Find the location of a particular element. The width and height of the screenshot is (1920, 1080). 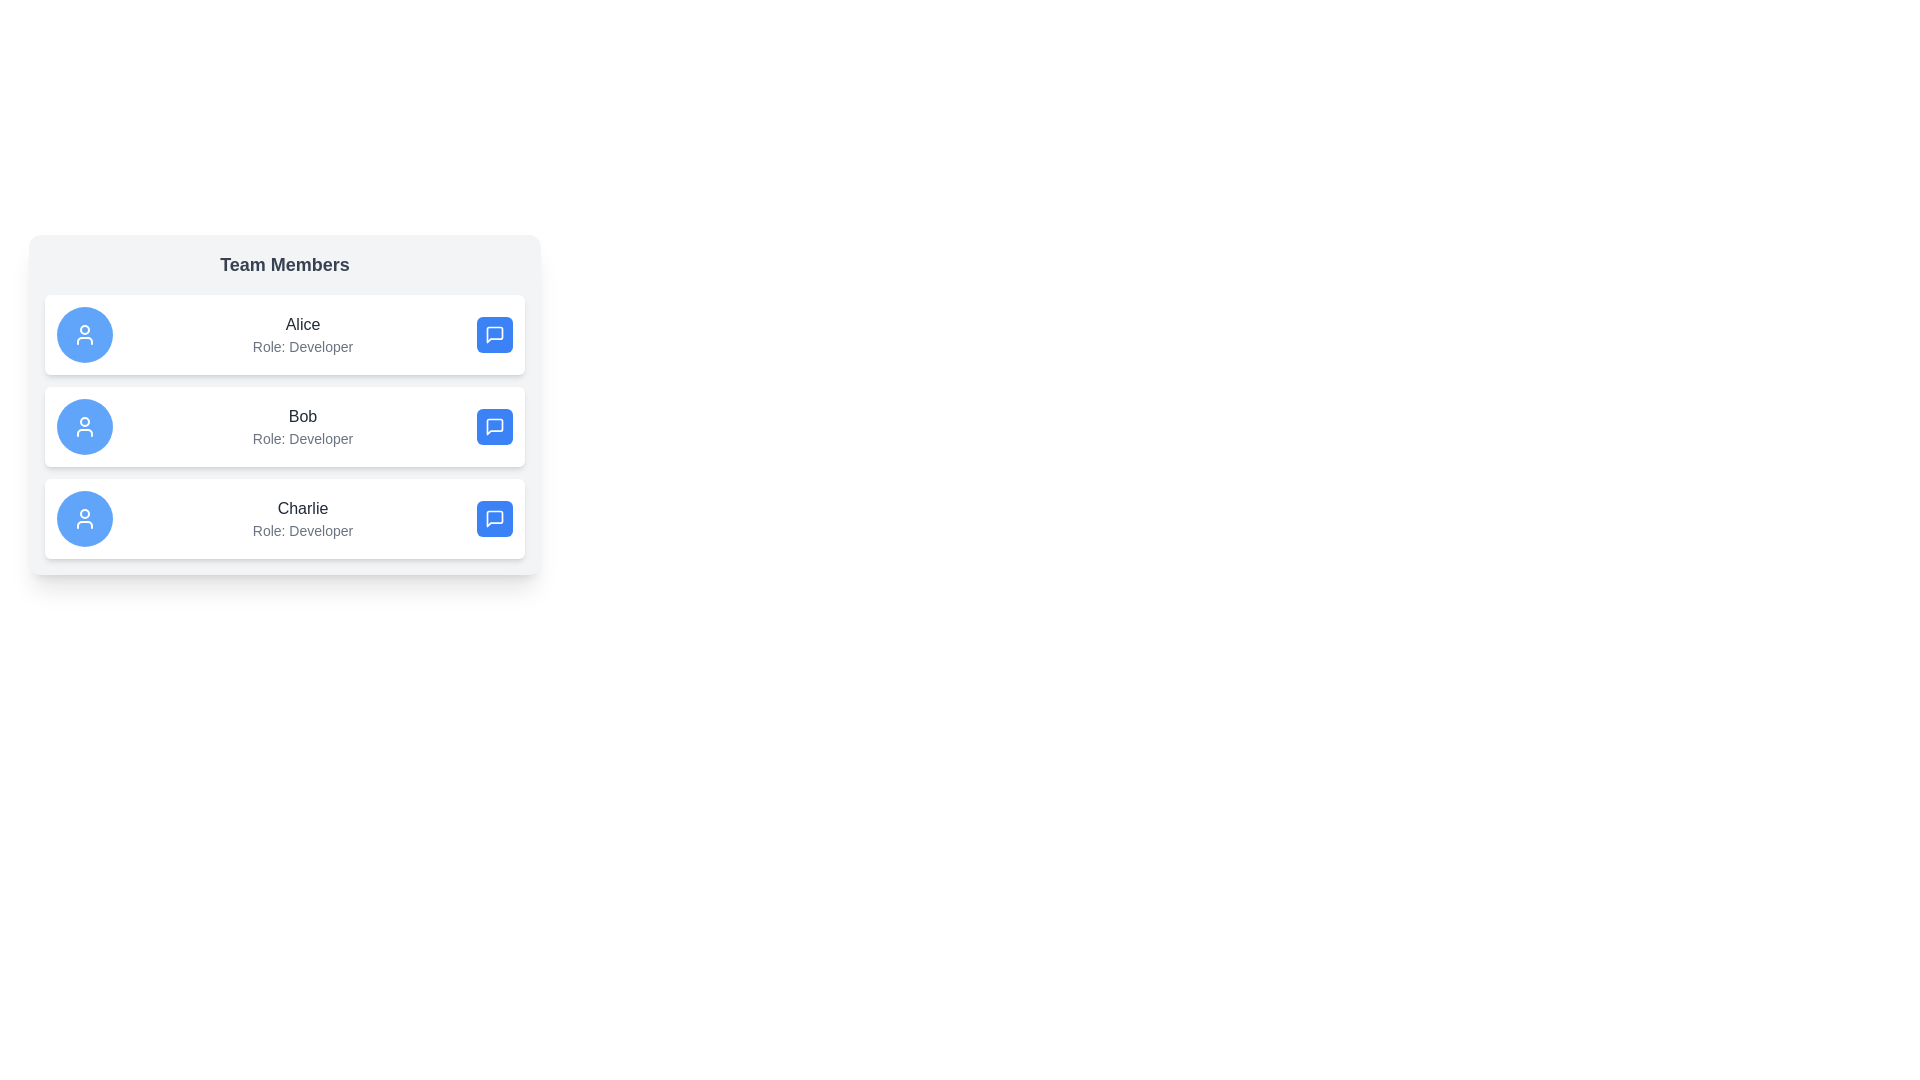

the text label displaying the team member's name, which is located between the cards labeled 'Alice' and 'Charlie' and above the text 'Role: Developer' is located at coordinates (301, 415).